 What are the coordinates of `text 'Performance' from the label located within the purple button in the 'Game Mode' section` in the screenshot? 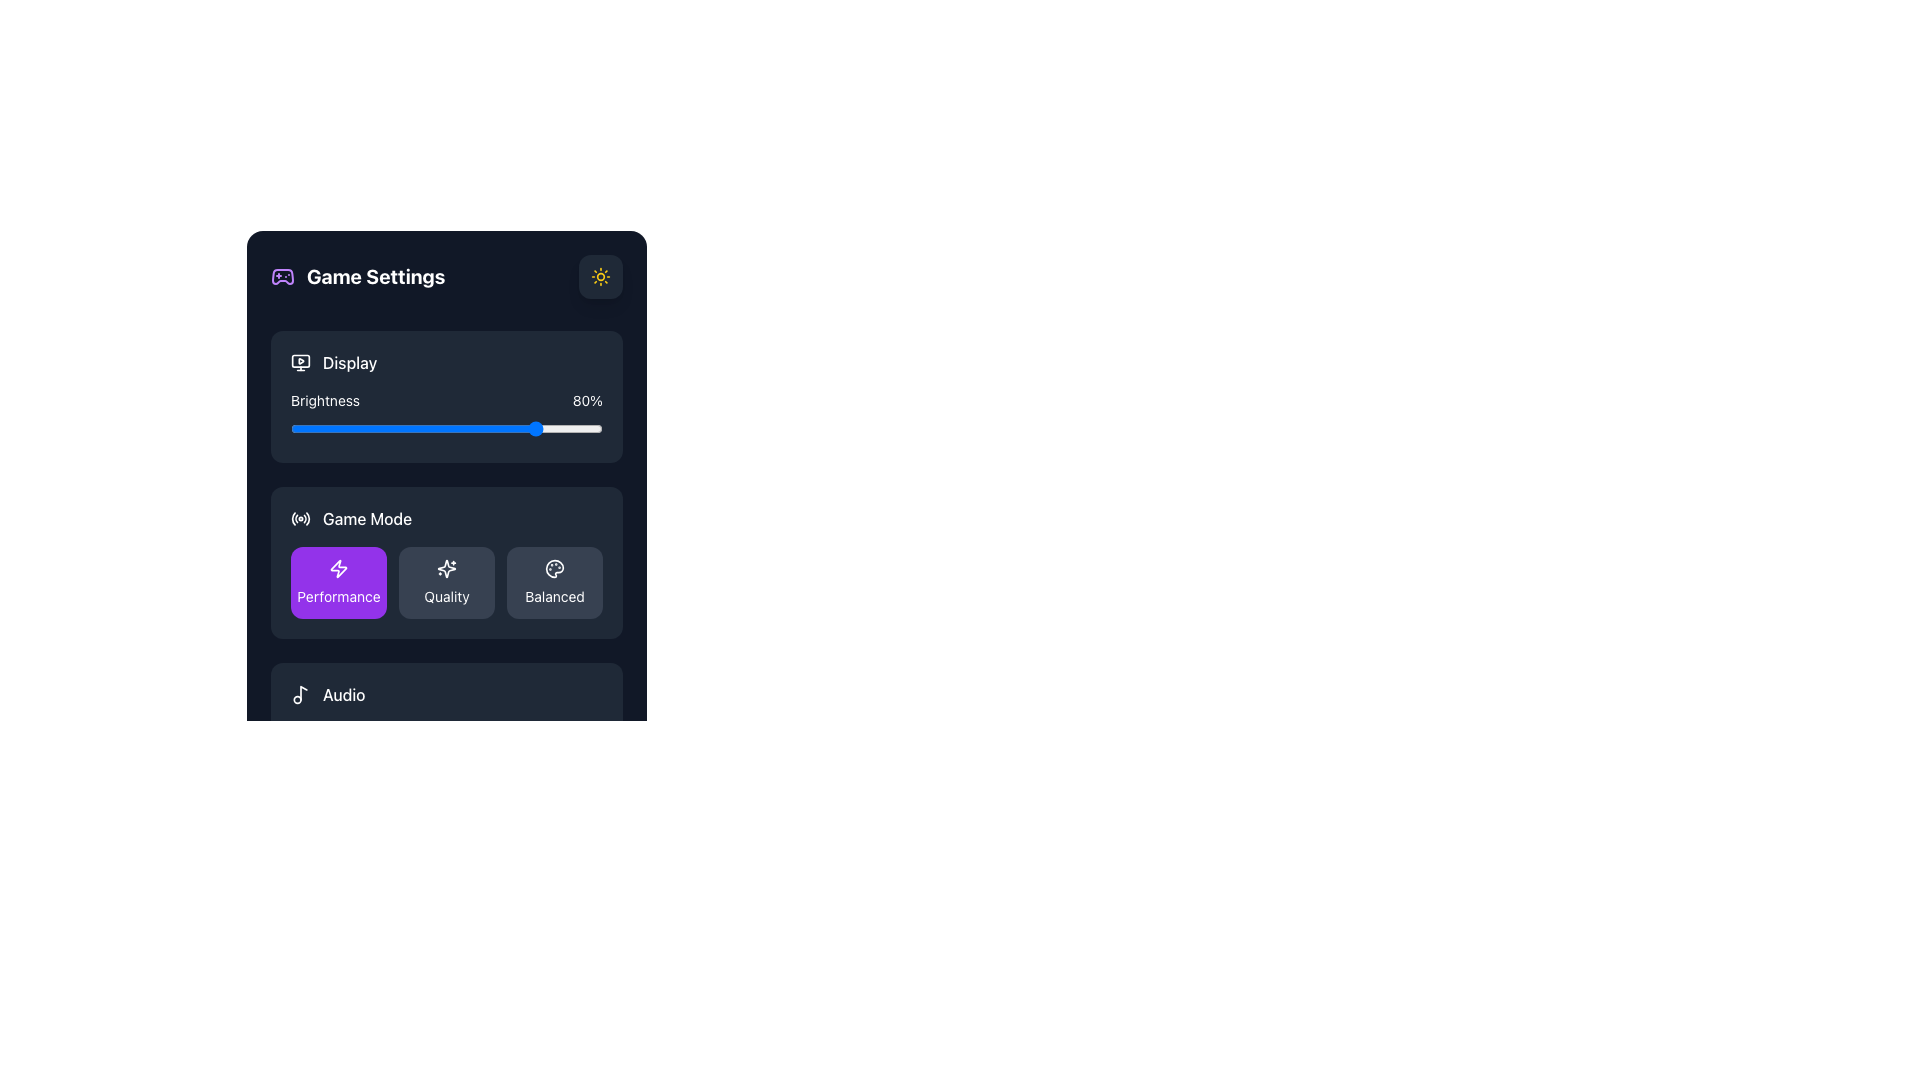 It's located at (339, 596).